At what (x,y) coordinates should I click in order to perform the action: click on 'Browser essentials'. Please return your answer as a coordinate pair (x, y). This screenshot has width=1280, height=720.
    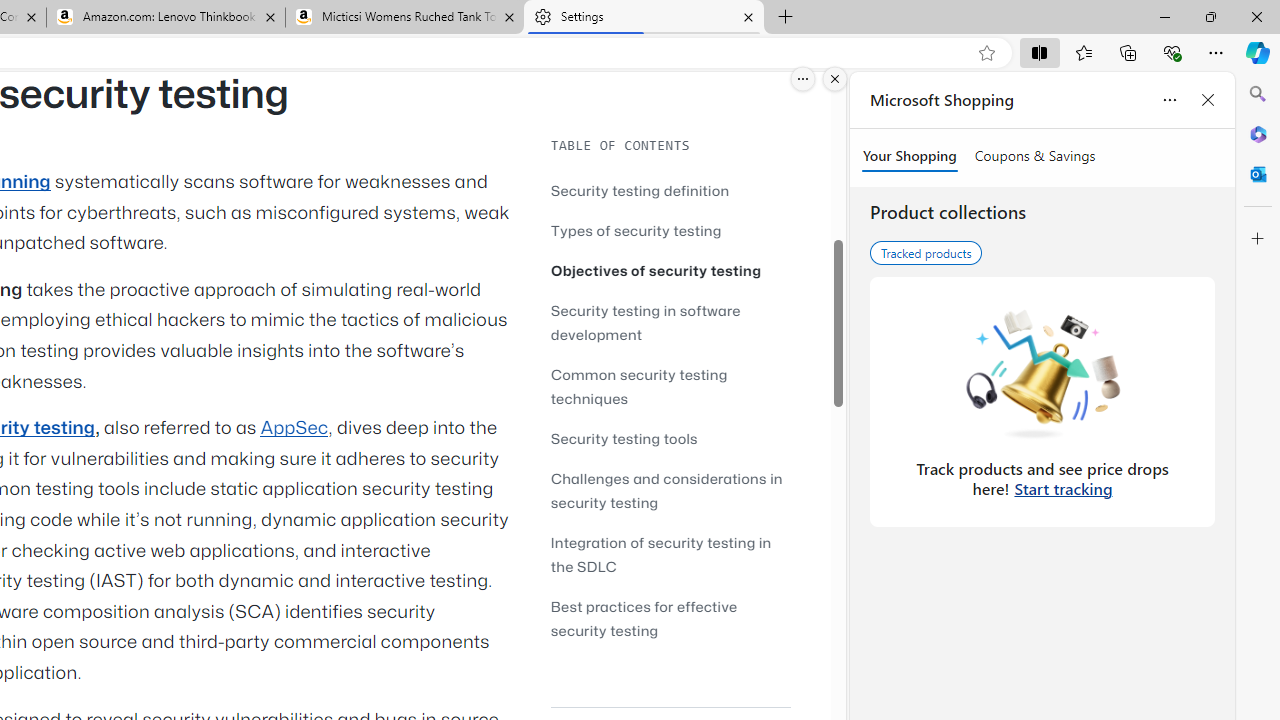
    Looking at the image, I should click on (1171, 51).